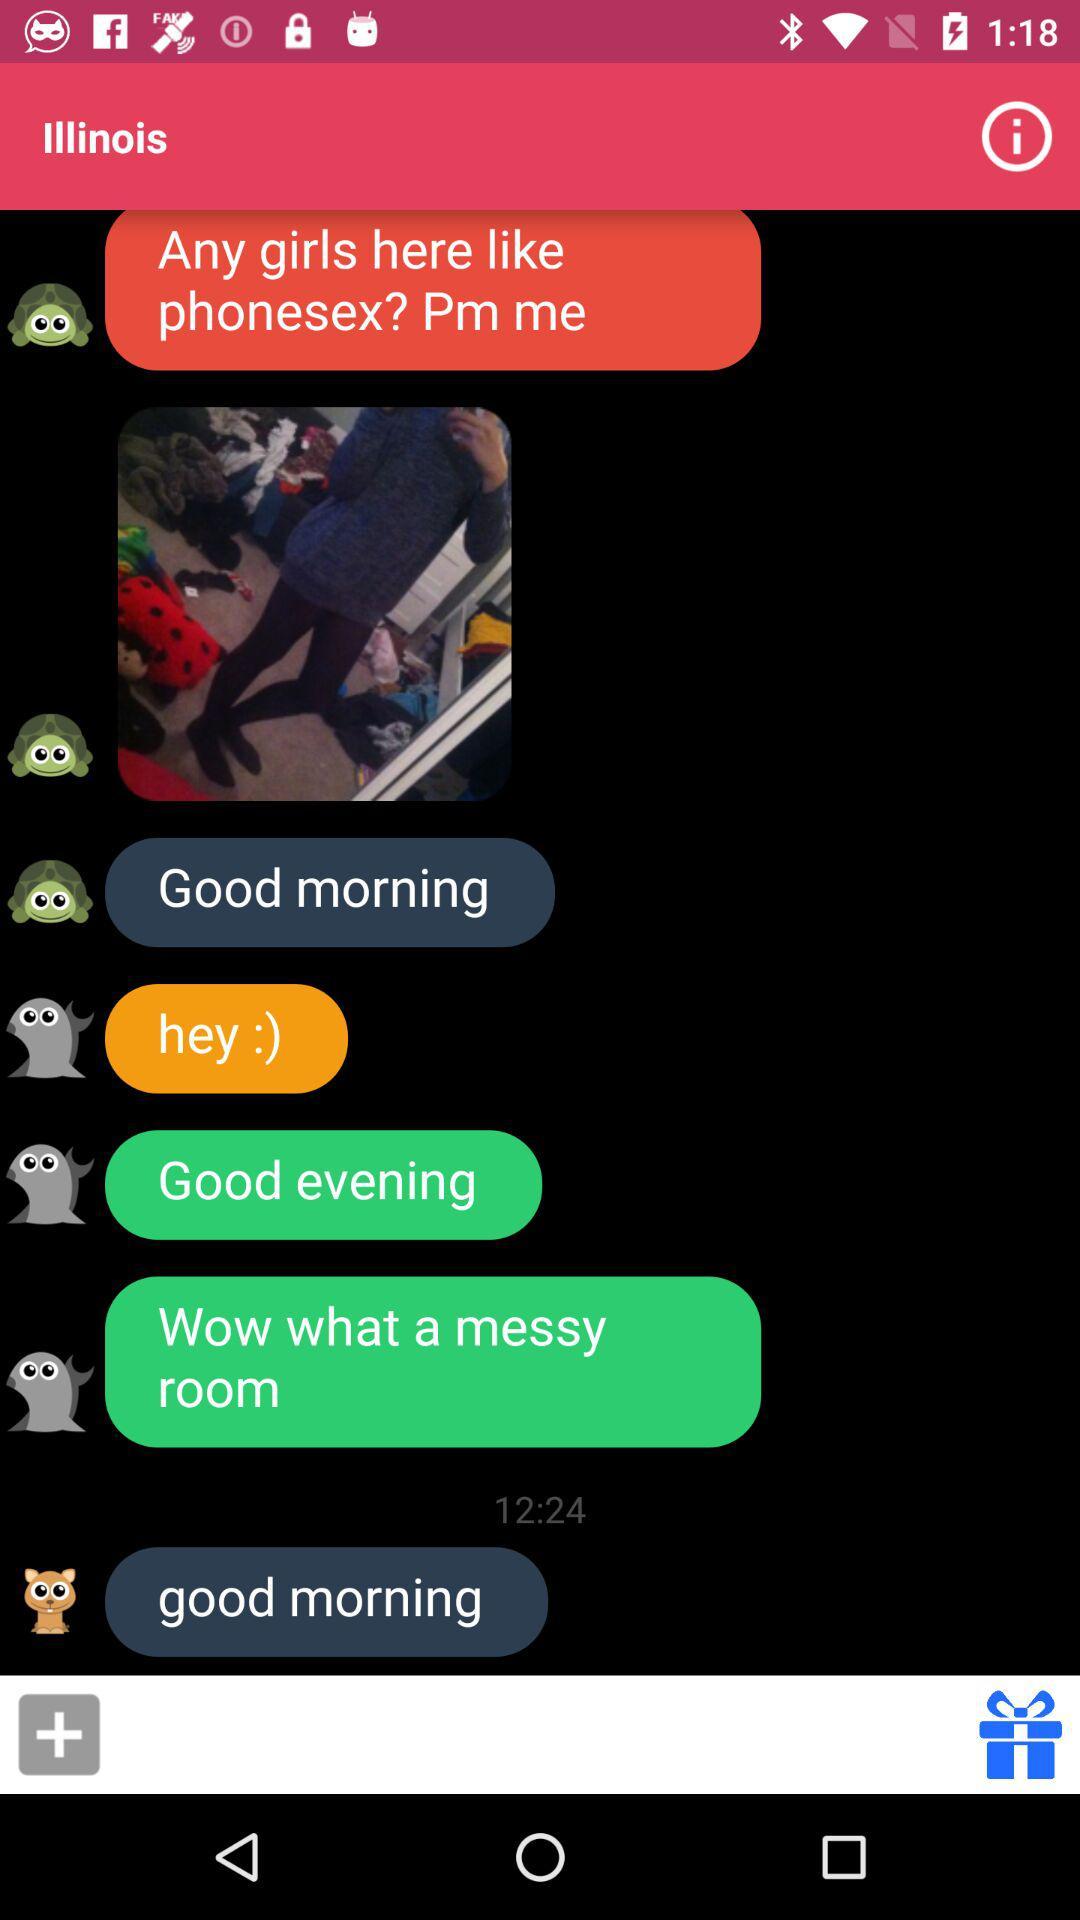 The height and width of the screenshot is (1920, 1080). Describe the element at coordinates (58, 1733) in the screenshot. I see `click on the button with plus symbol to post comment` at that location.